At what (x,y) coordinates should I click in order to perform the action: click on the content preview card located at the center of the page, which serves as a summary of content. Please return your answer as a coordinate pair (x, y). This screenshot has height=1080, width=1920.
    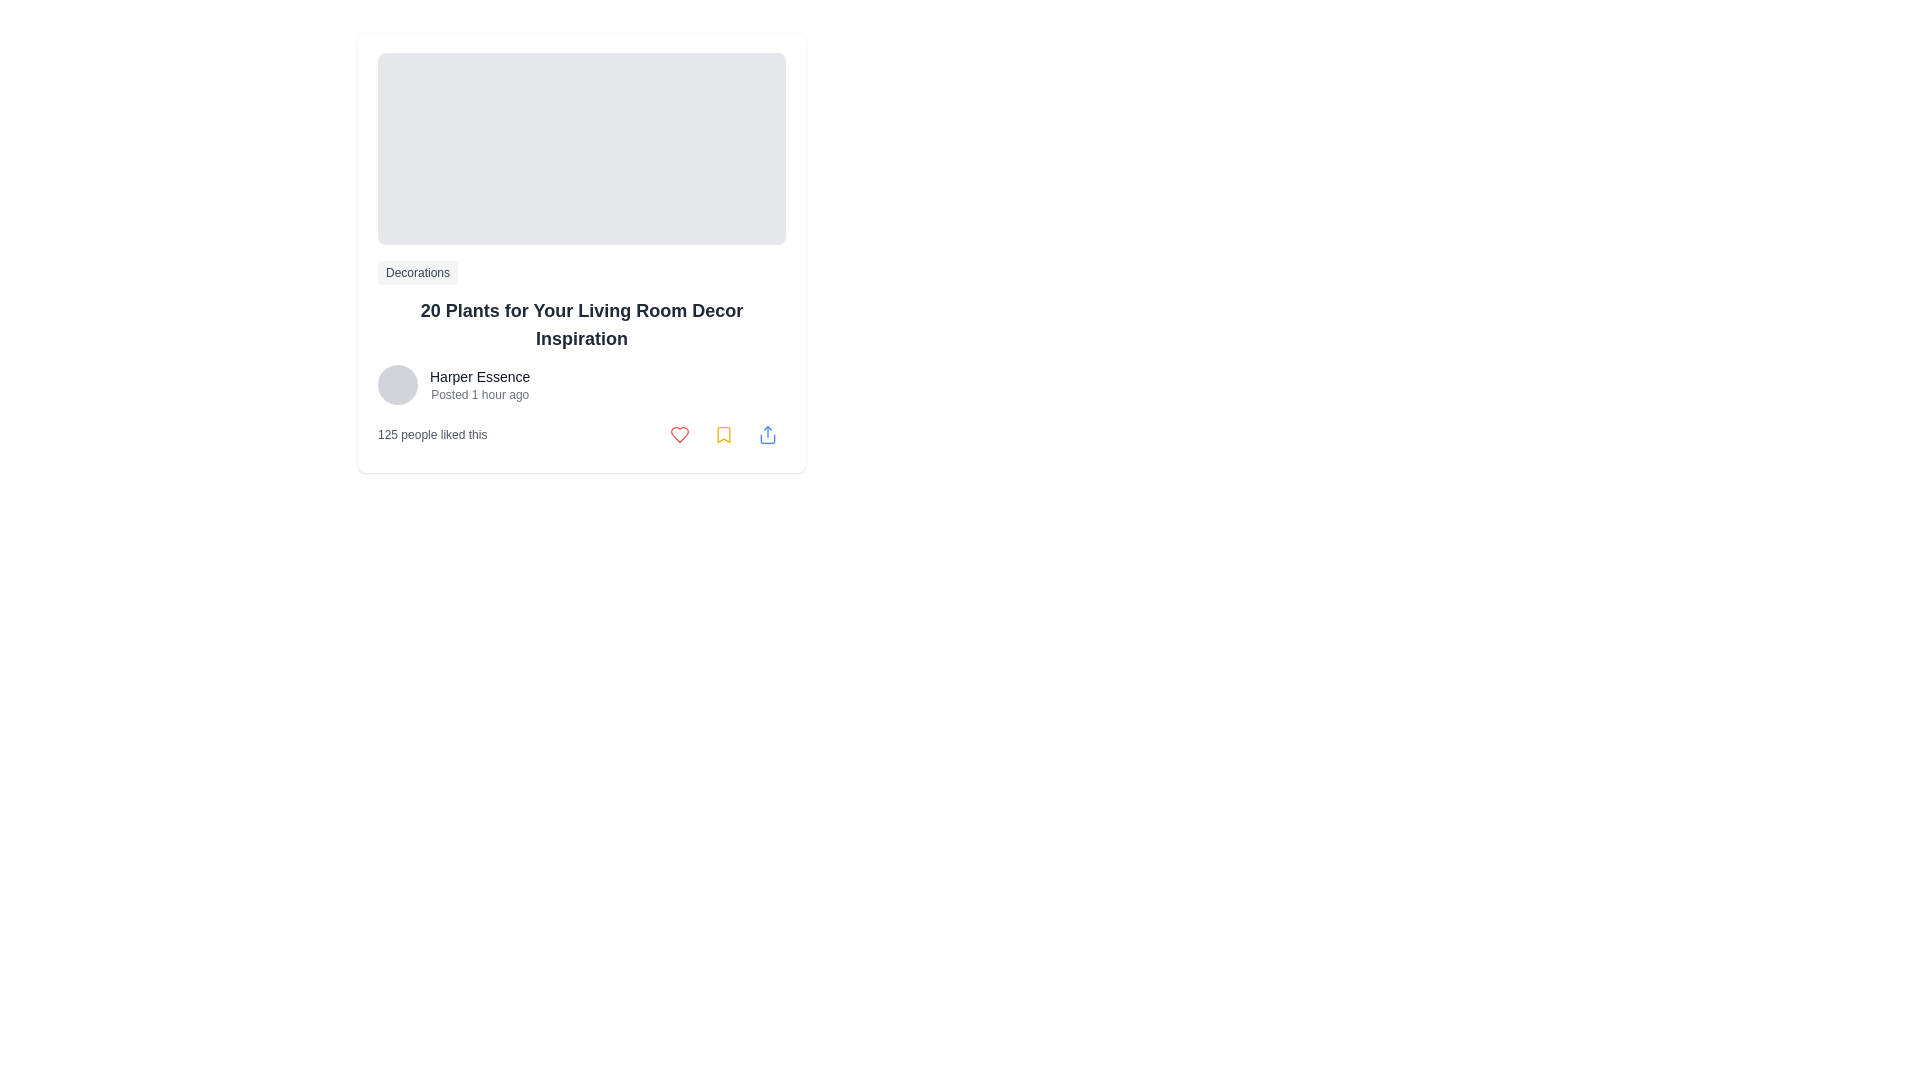
    Looking at the image, I should click on (580, 252).